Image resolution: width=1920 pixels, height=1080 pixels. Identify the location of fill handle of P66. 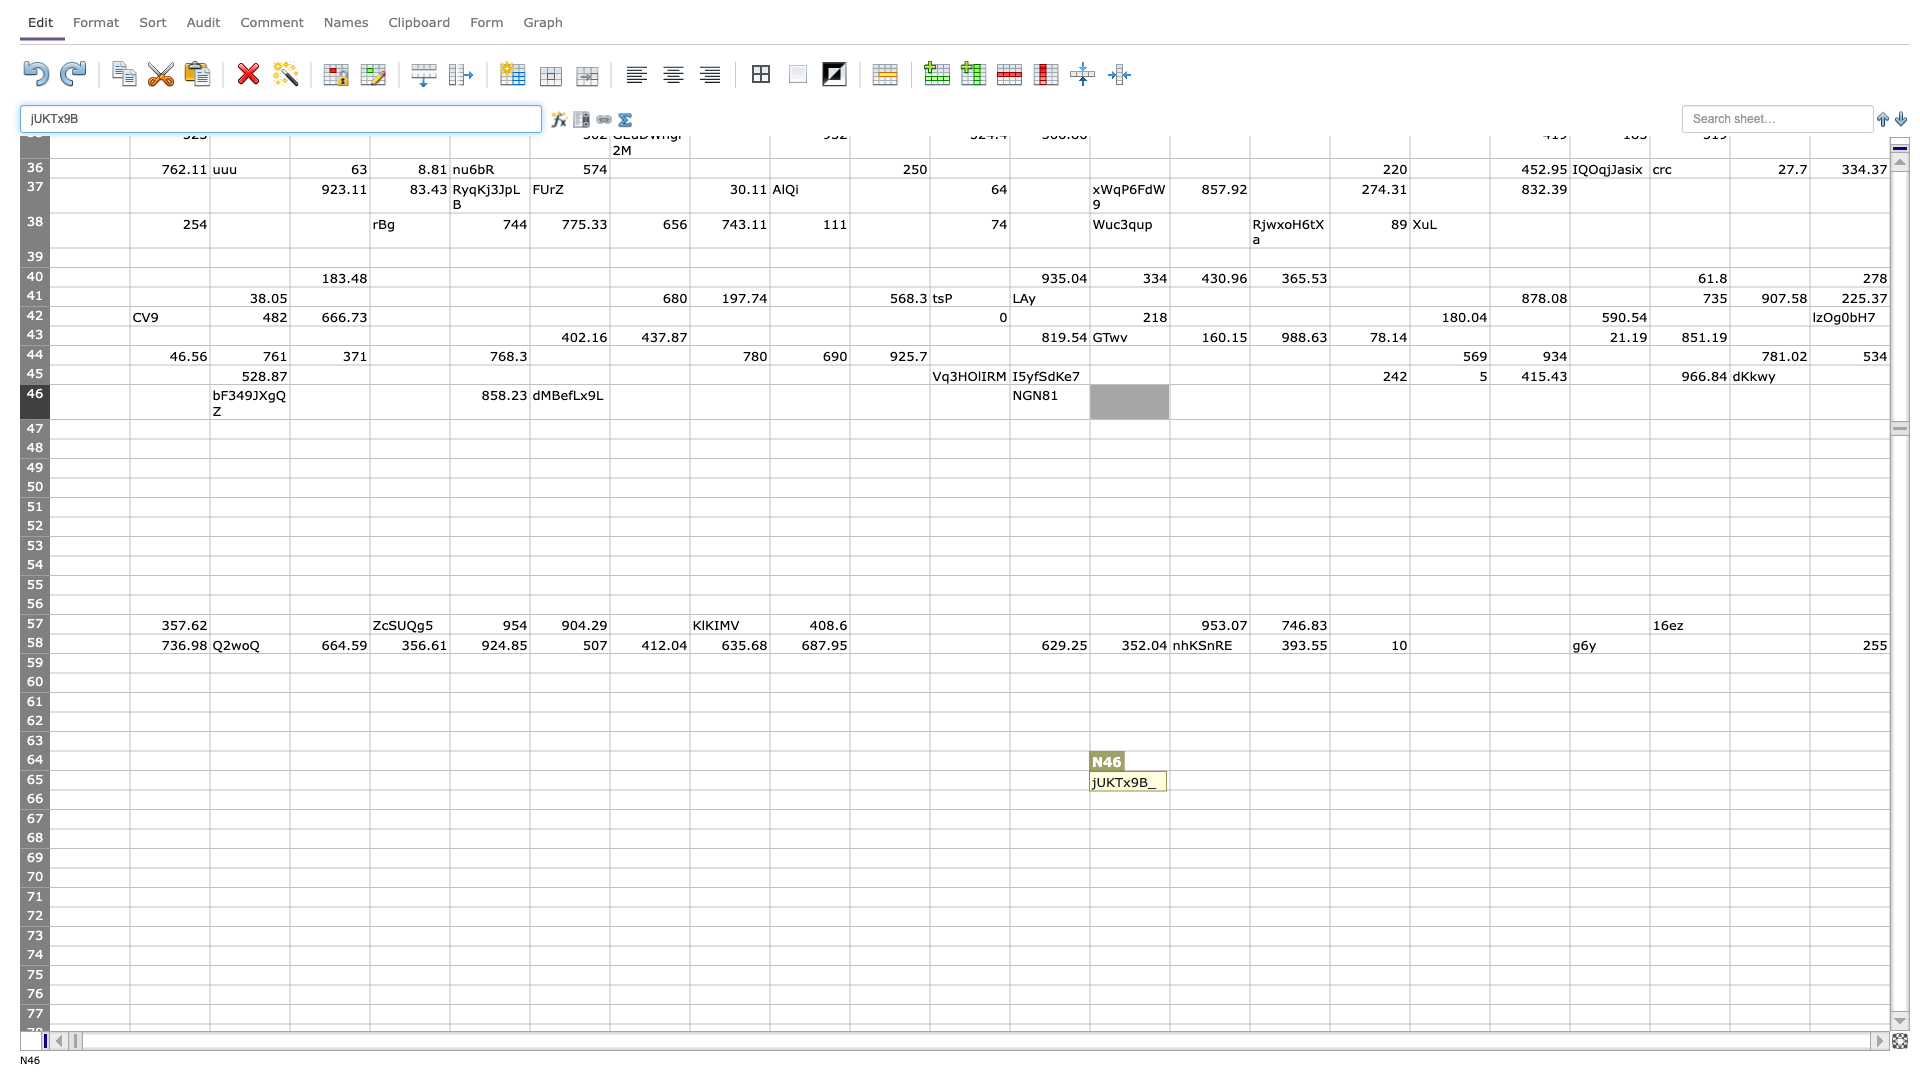
(1329, 808).